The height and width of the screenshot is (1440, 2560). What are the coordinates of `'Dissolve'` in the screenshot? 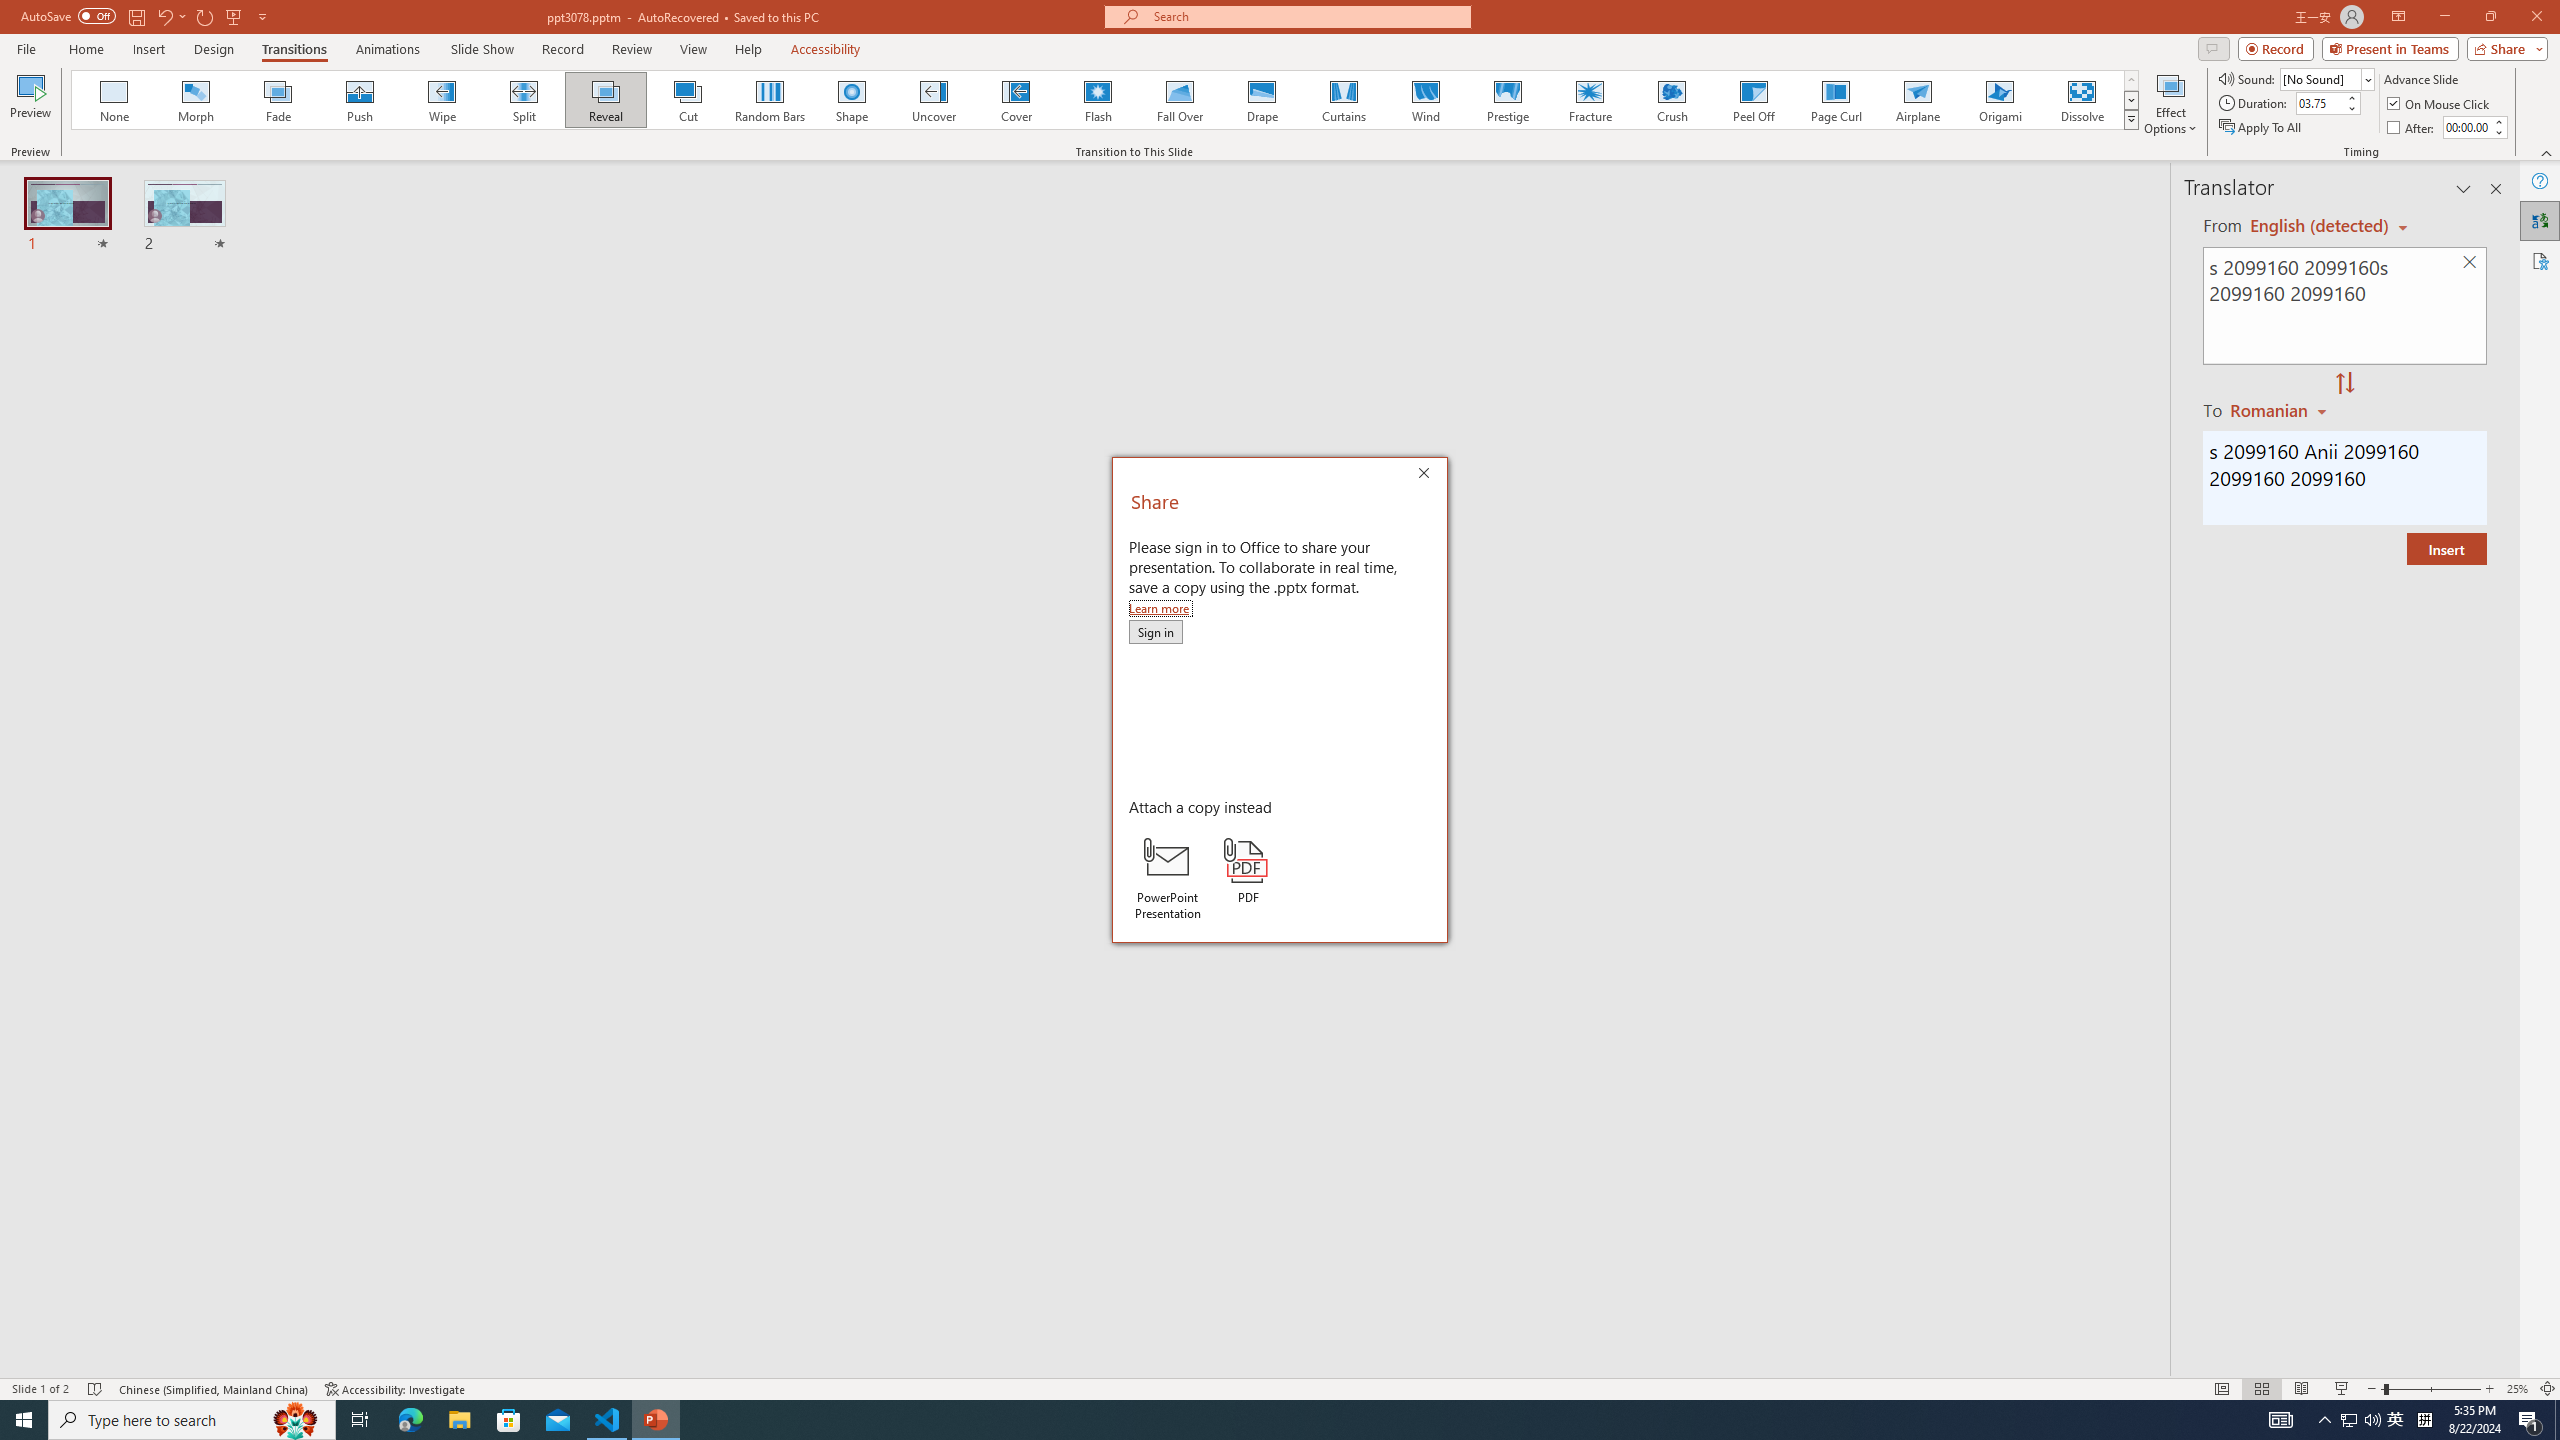 It's located at (2080, 99).